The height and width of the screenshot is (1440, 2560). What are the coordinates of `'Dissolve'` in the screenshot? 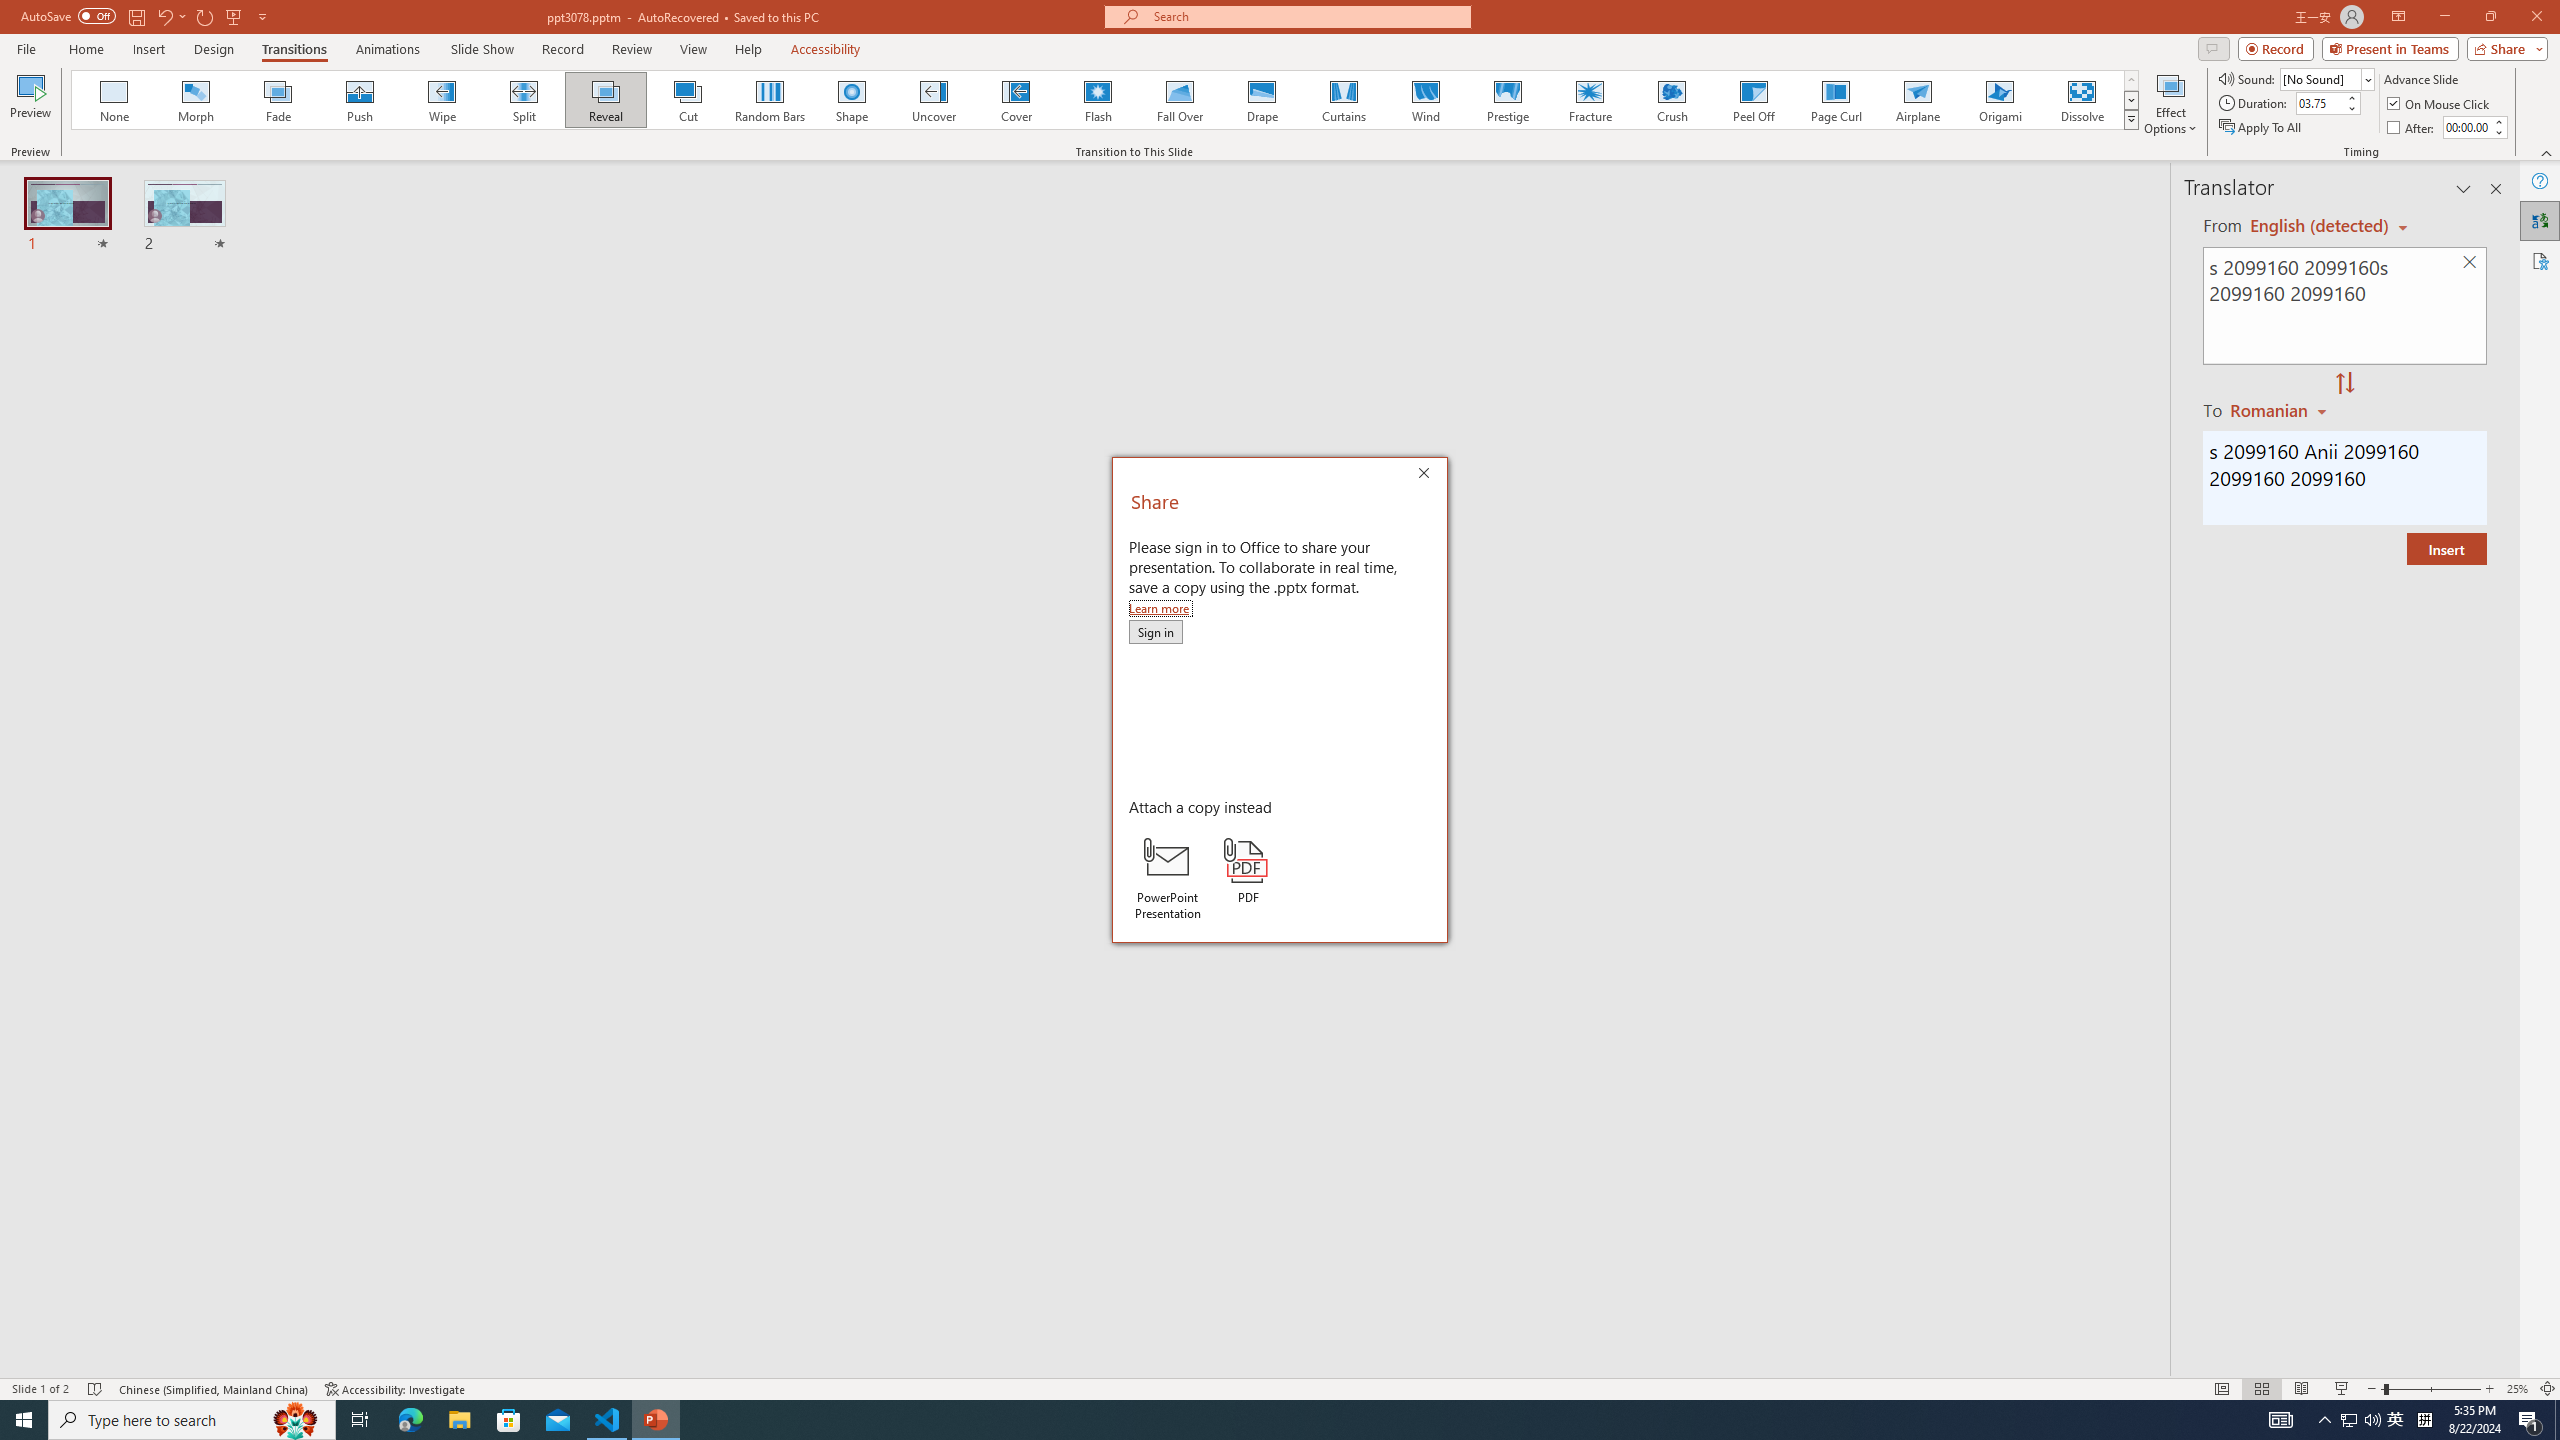 It's located at (2080, 99).